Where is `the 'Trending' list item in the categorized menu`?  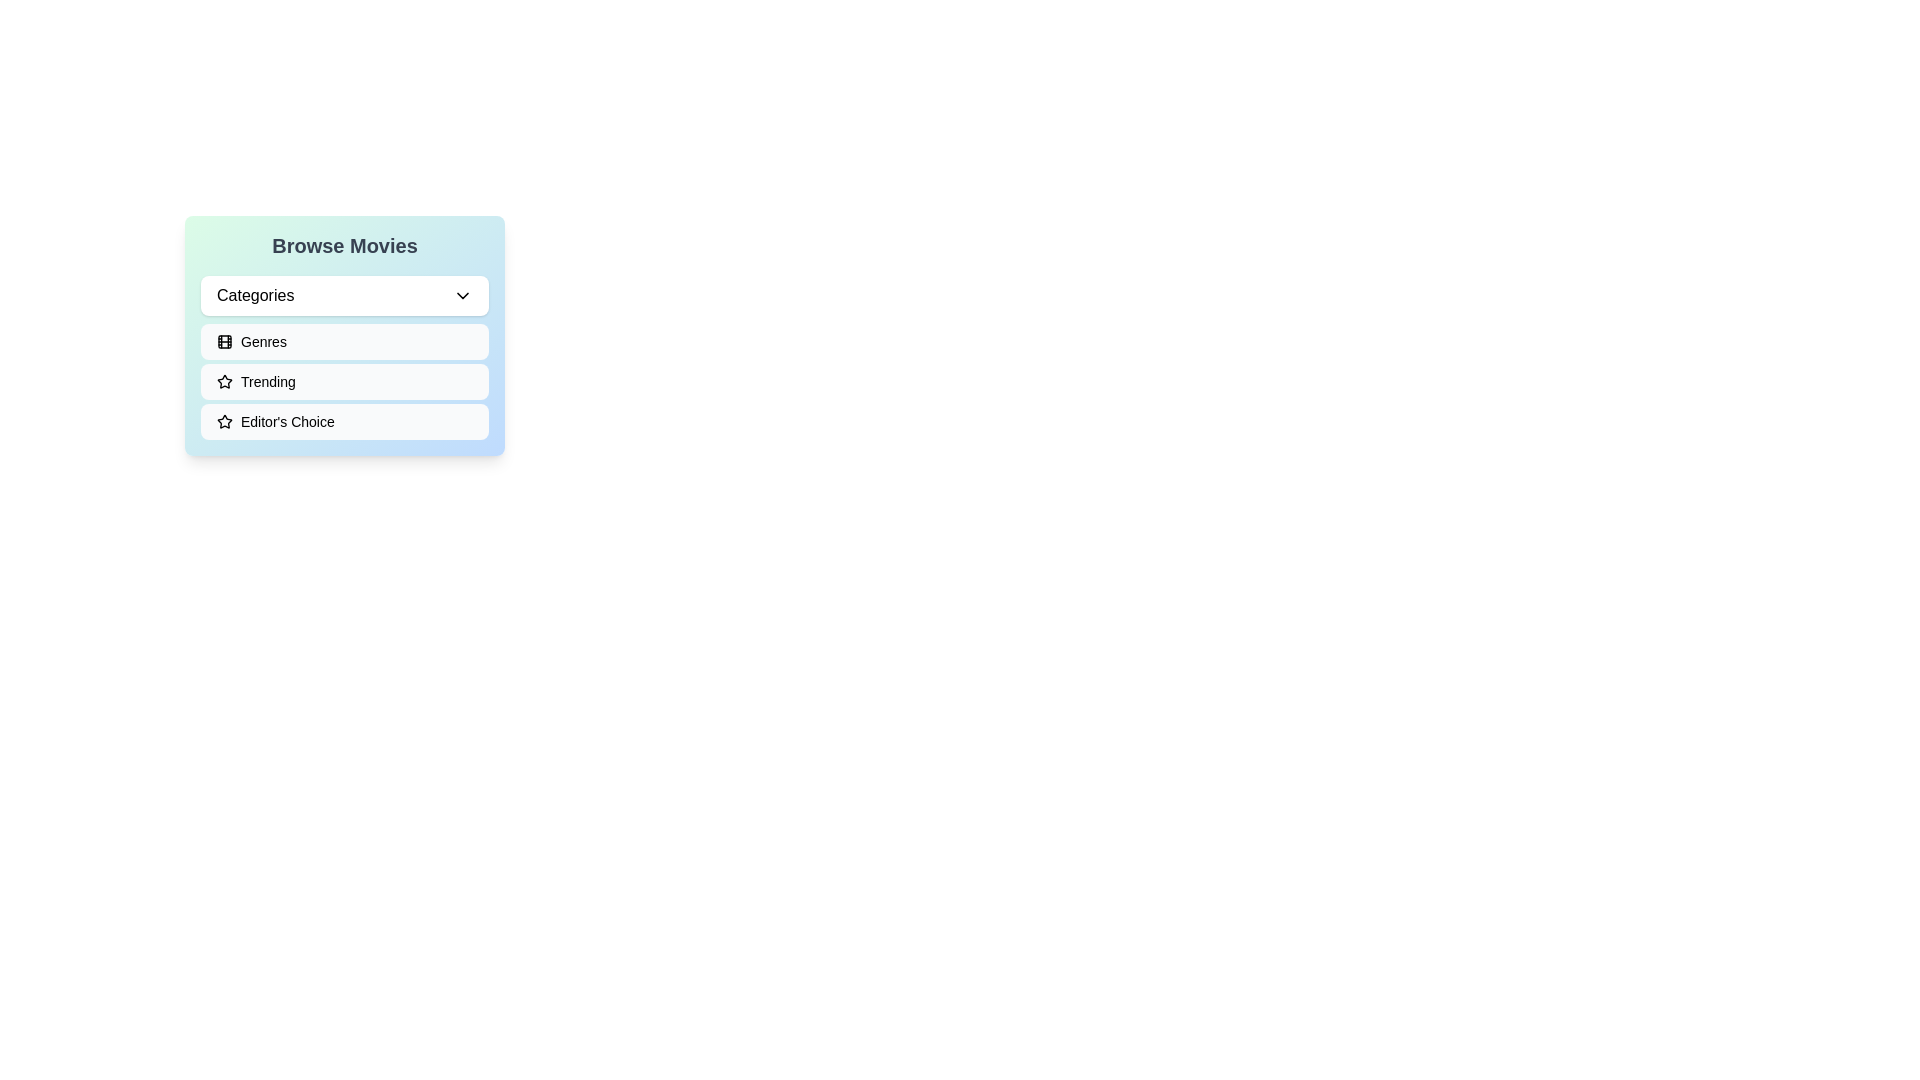 the 'Trending' list item in the categorized menu is located at coordinates (345, 381).